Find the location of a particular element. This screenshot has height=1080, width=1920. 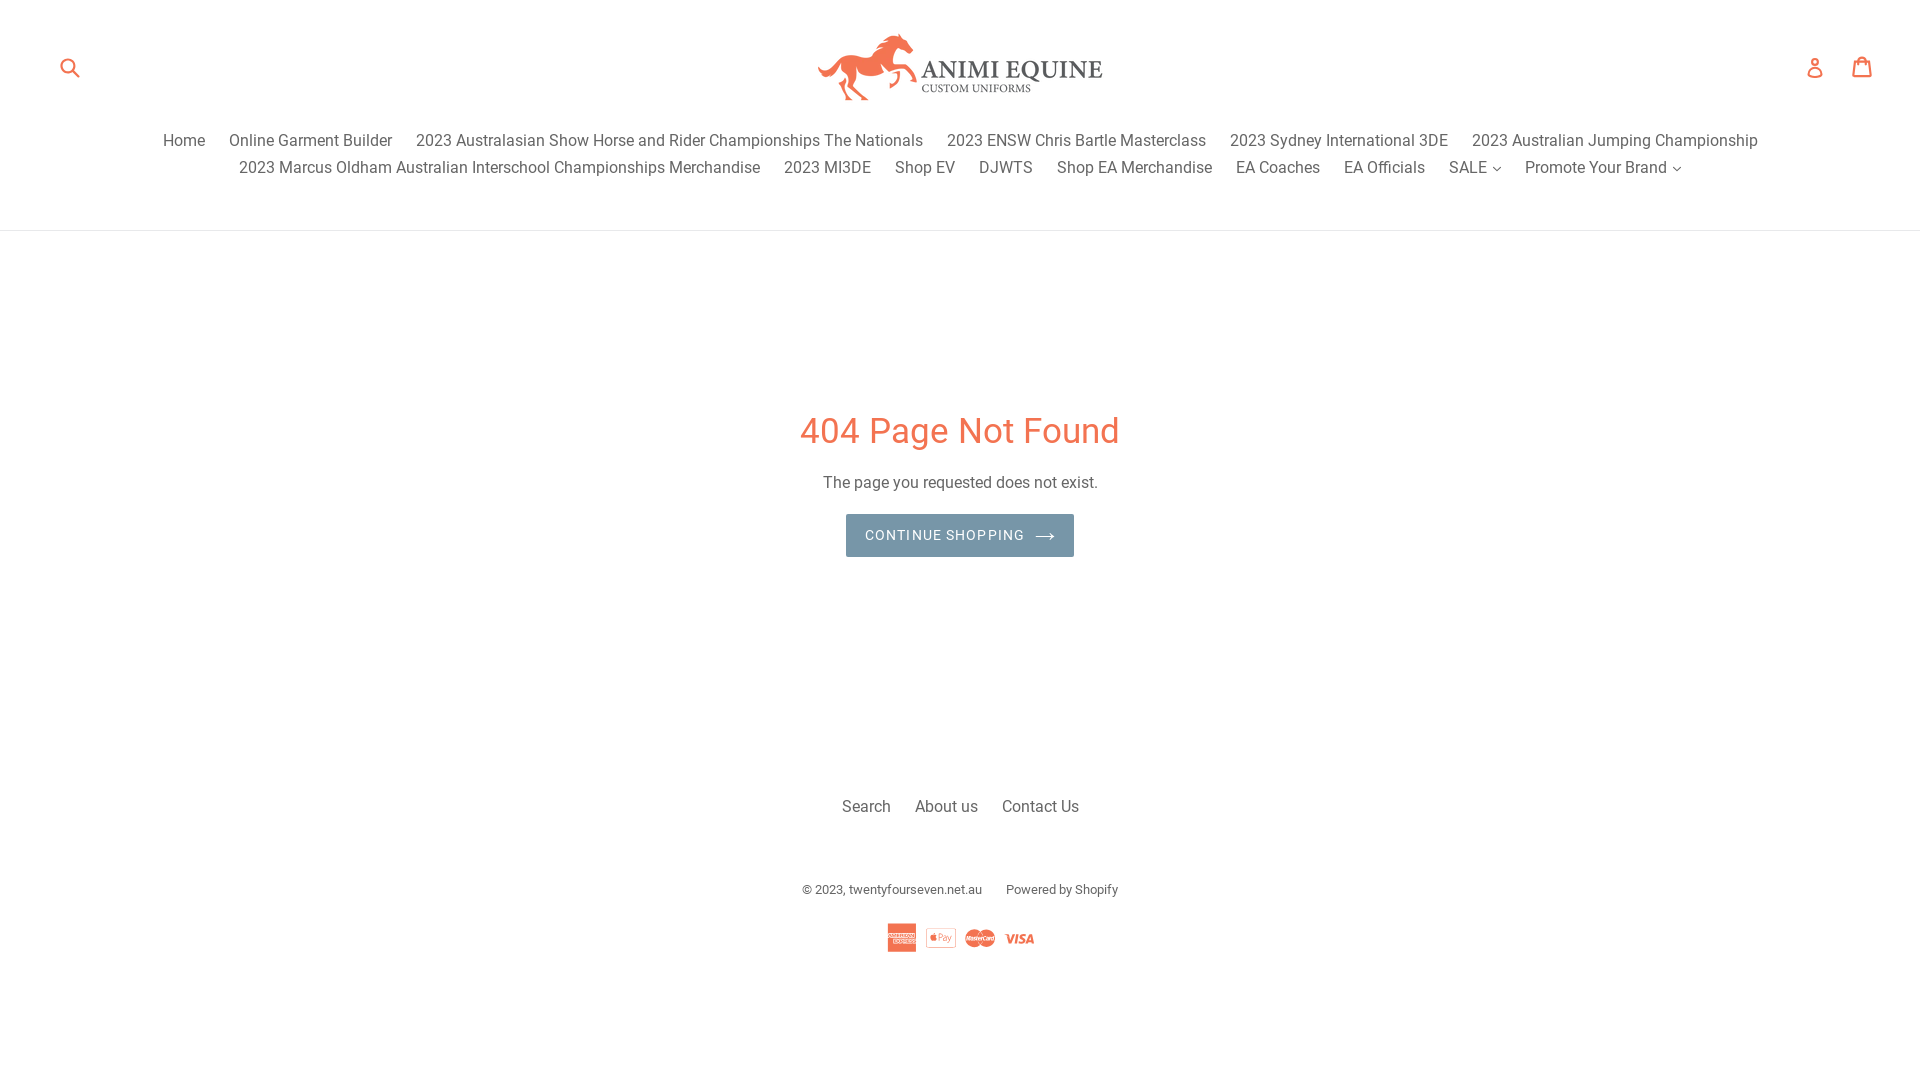

'2023 ENSW Chris Bartle Masterclass' is located at coordinates (935, 141).